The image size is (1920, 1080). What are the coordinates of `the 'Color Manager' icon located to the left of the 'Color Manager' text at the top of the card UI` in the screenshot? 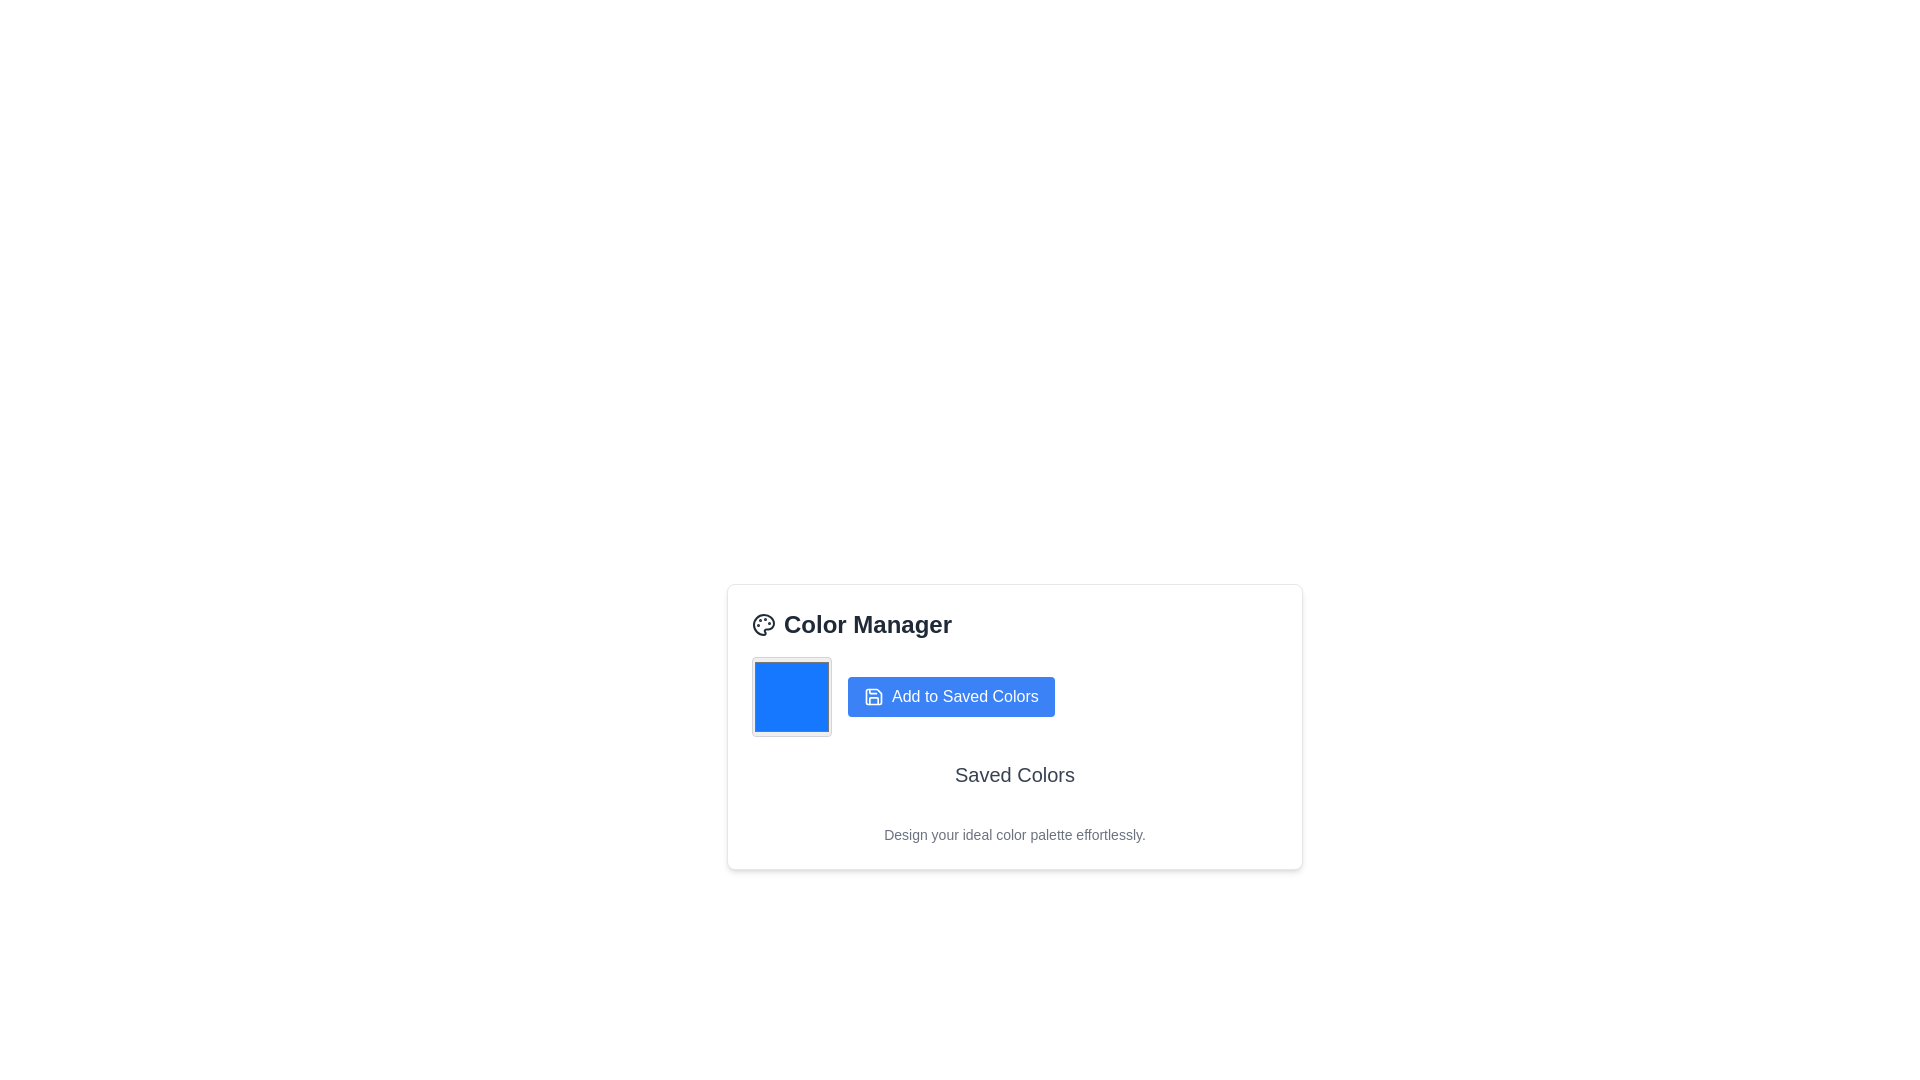 It's located at (762, 623).